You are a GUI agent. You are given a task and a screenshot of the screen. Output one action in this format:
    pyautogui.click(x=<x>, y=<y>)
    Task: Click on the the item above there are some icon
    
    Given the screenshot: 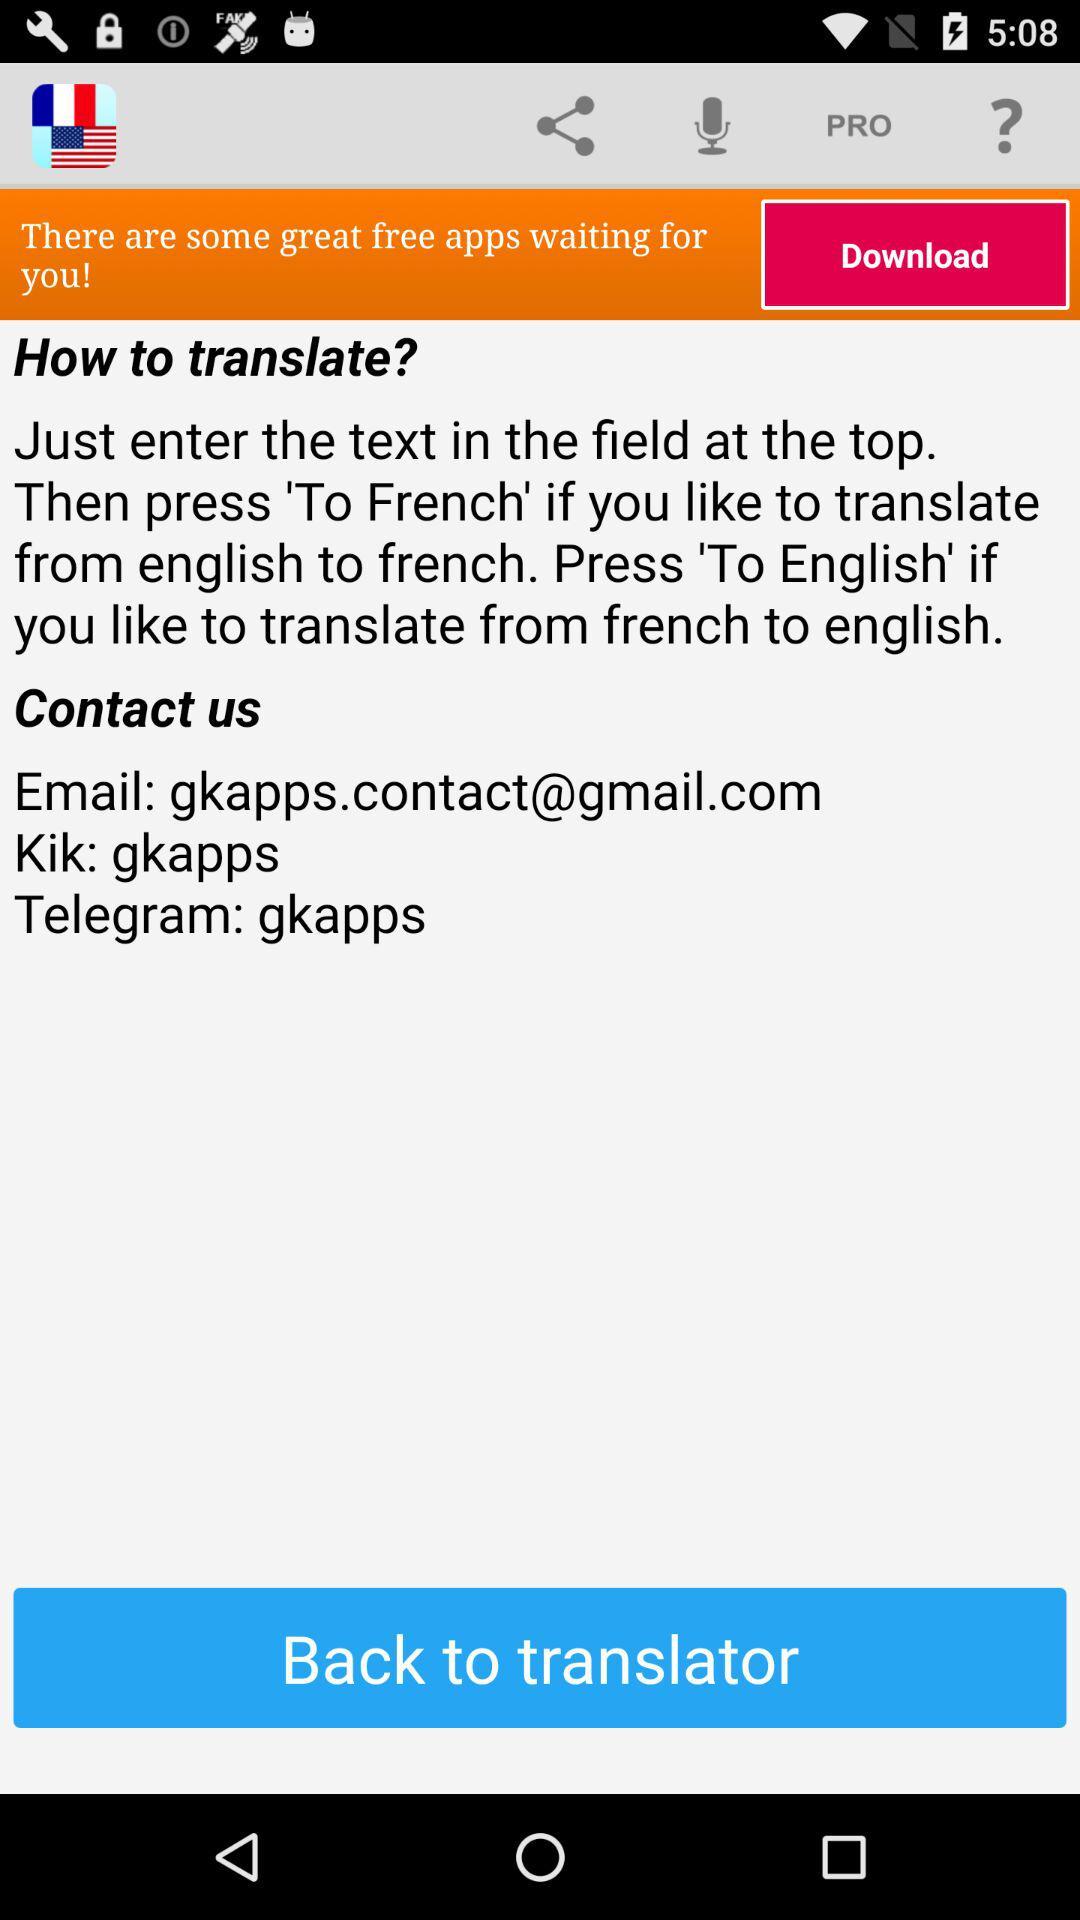 What is the action you would take?
    pyautogui.click(x=711, y=124)
    